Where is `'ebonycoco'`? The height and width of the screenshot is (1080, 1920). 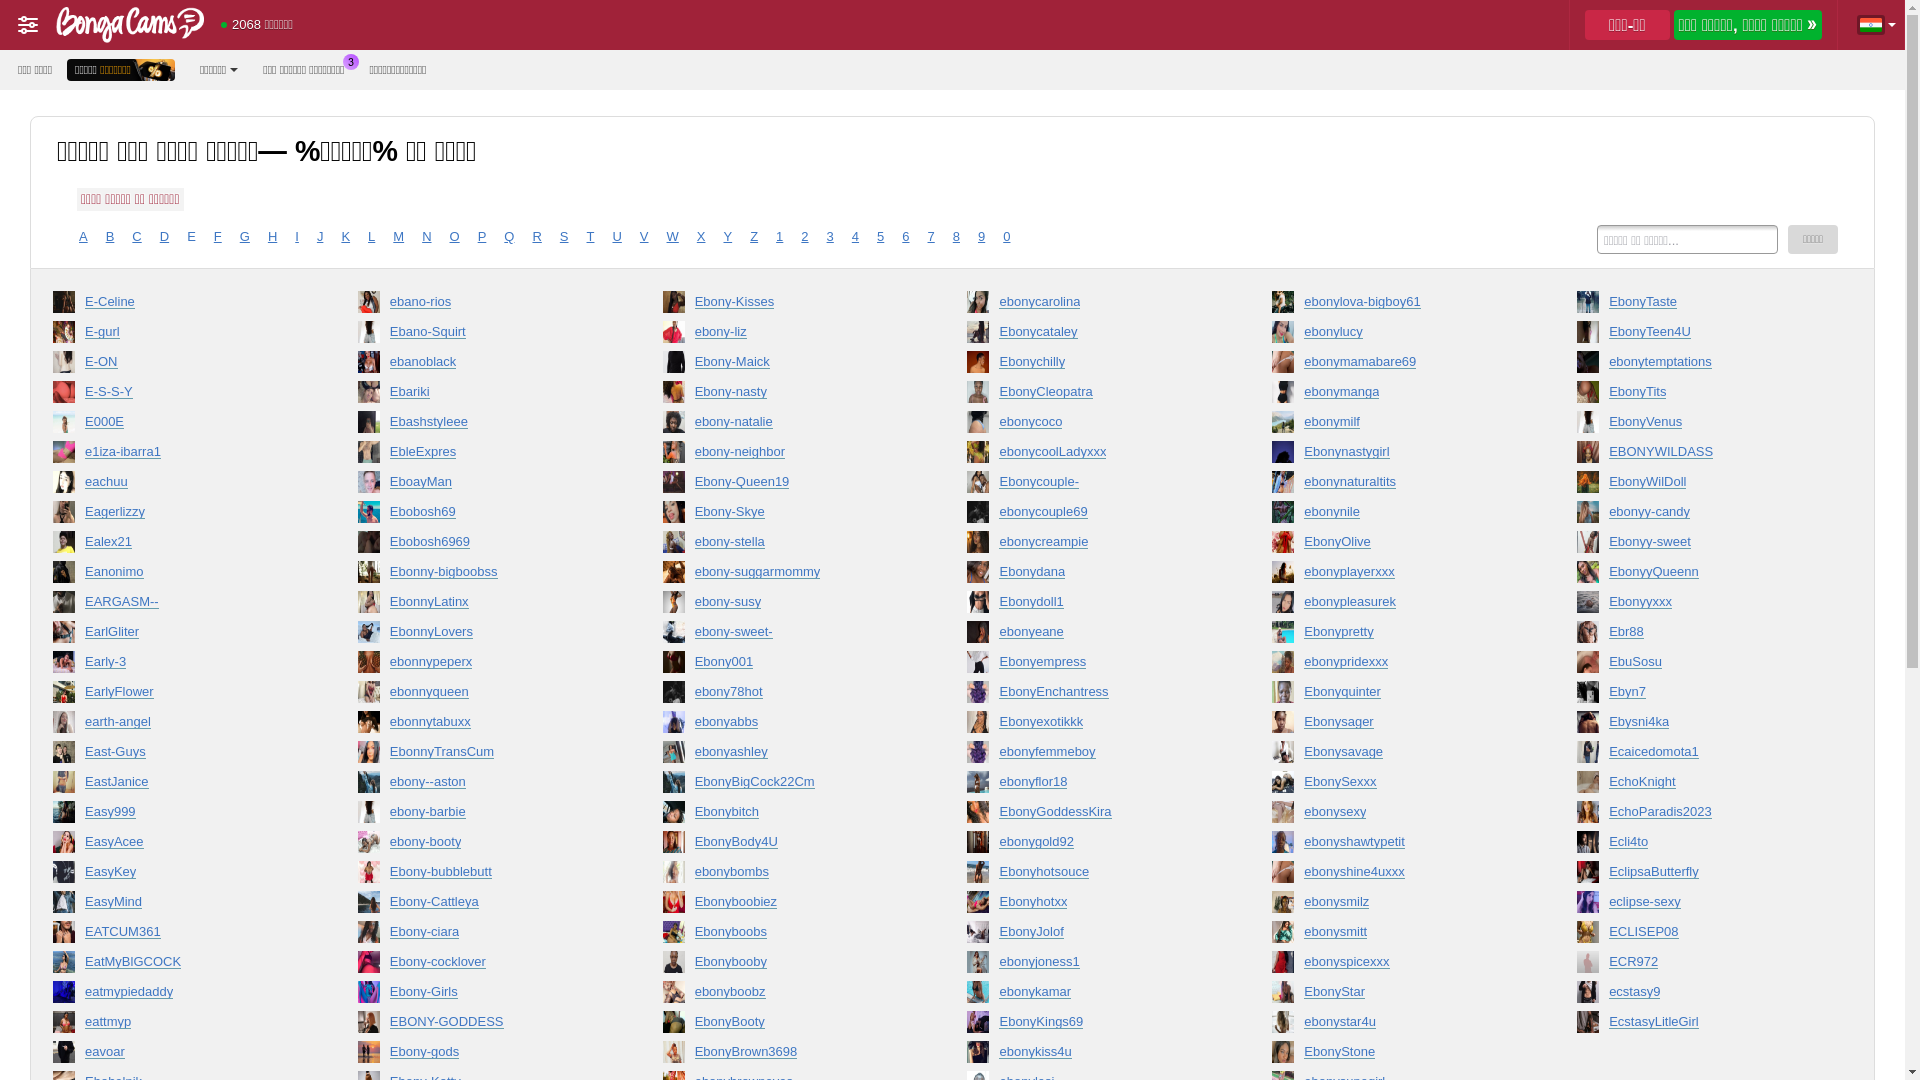 'ebonycoco' is located at coordinates (1089, 424).